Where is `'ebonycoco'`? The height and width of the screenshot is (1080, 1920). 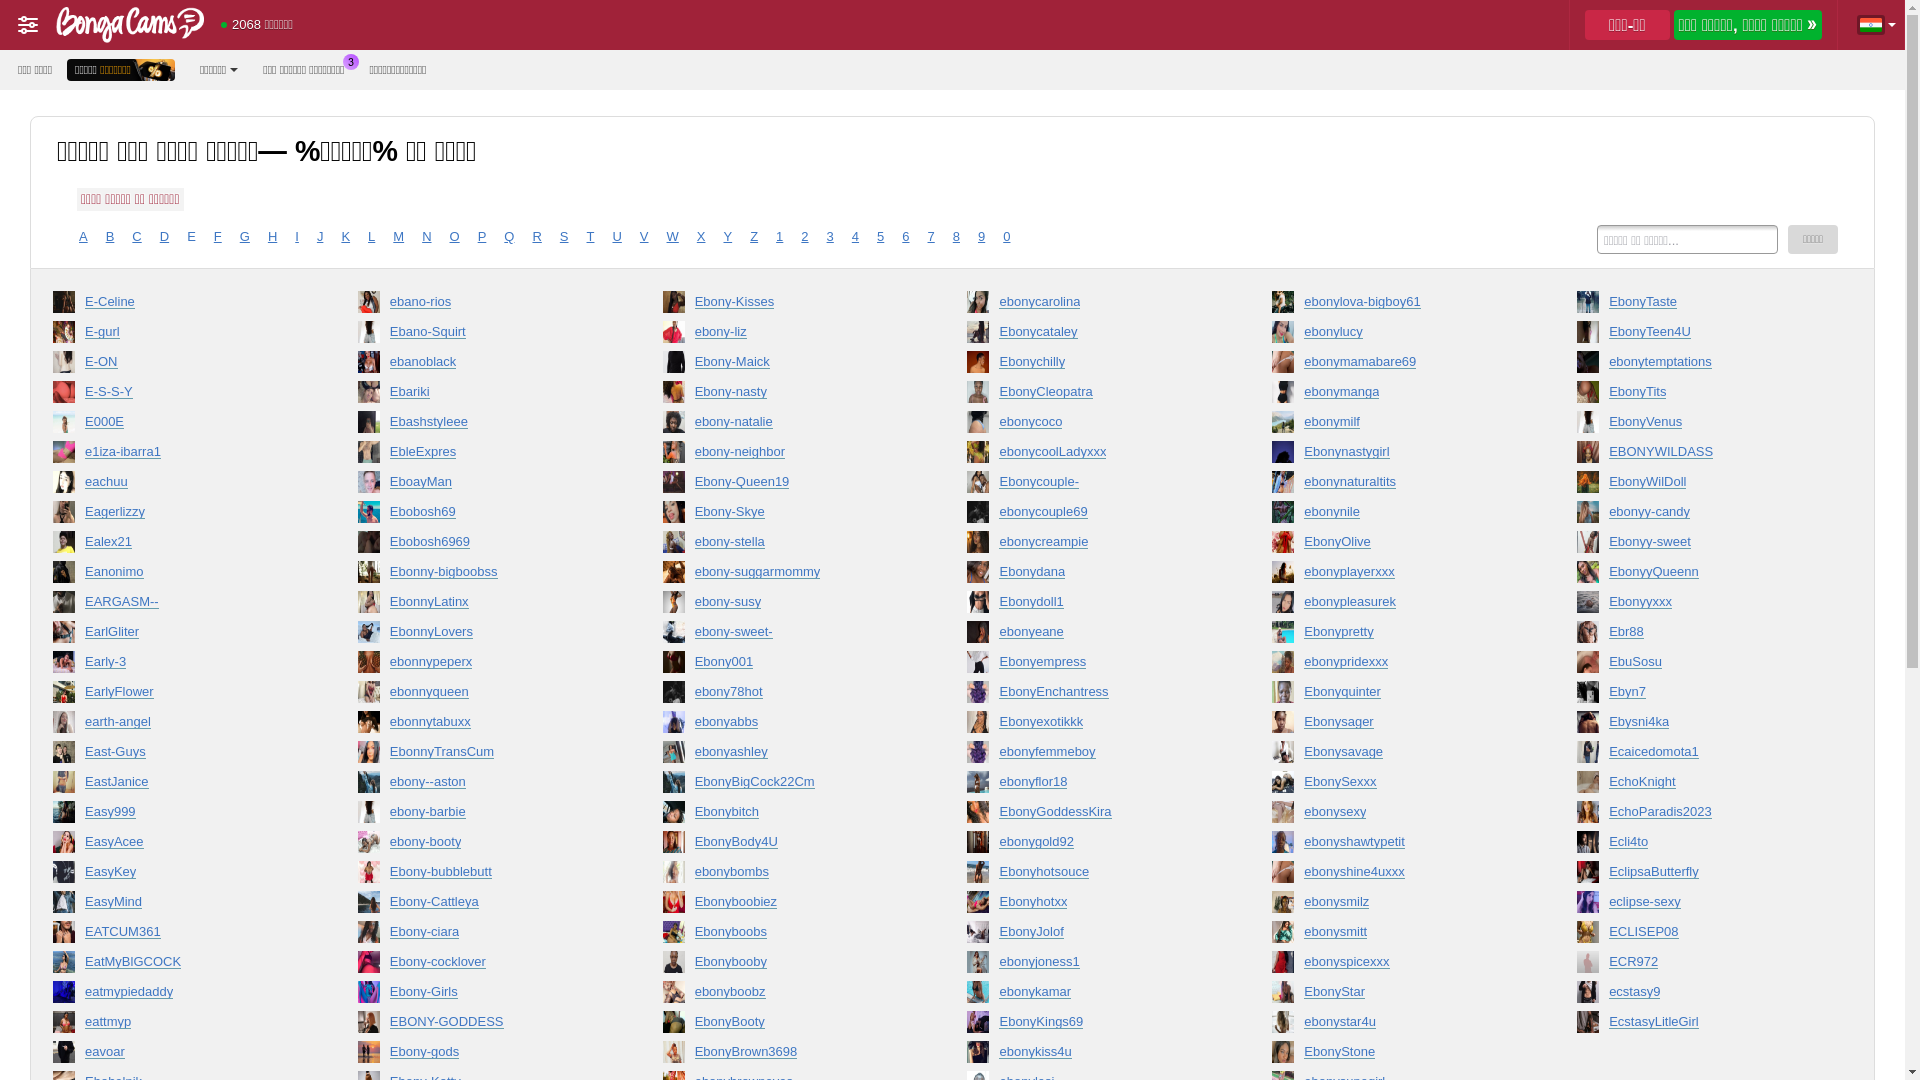 'ebonycoco' is located at coordinates (1089, 424).